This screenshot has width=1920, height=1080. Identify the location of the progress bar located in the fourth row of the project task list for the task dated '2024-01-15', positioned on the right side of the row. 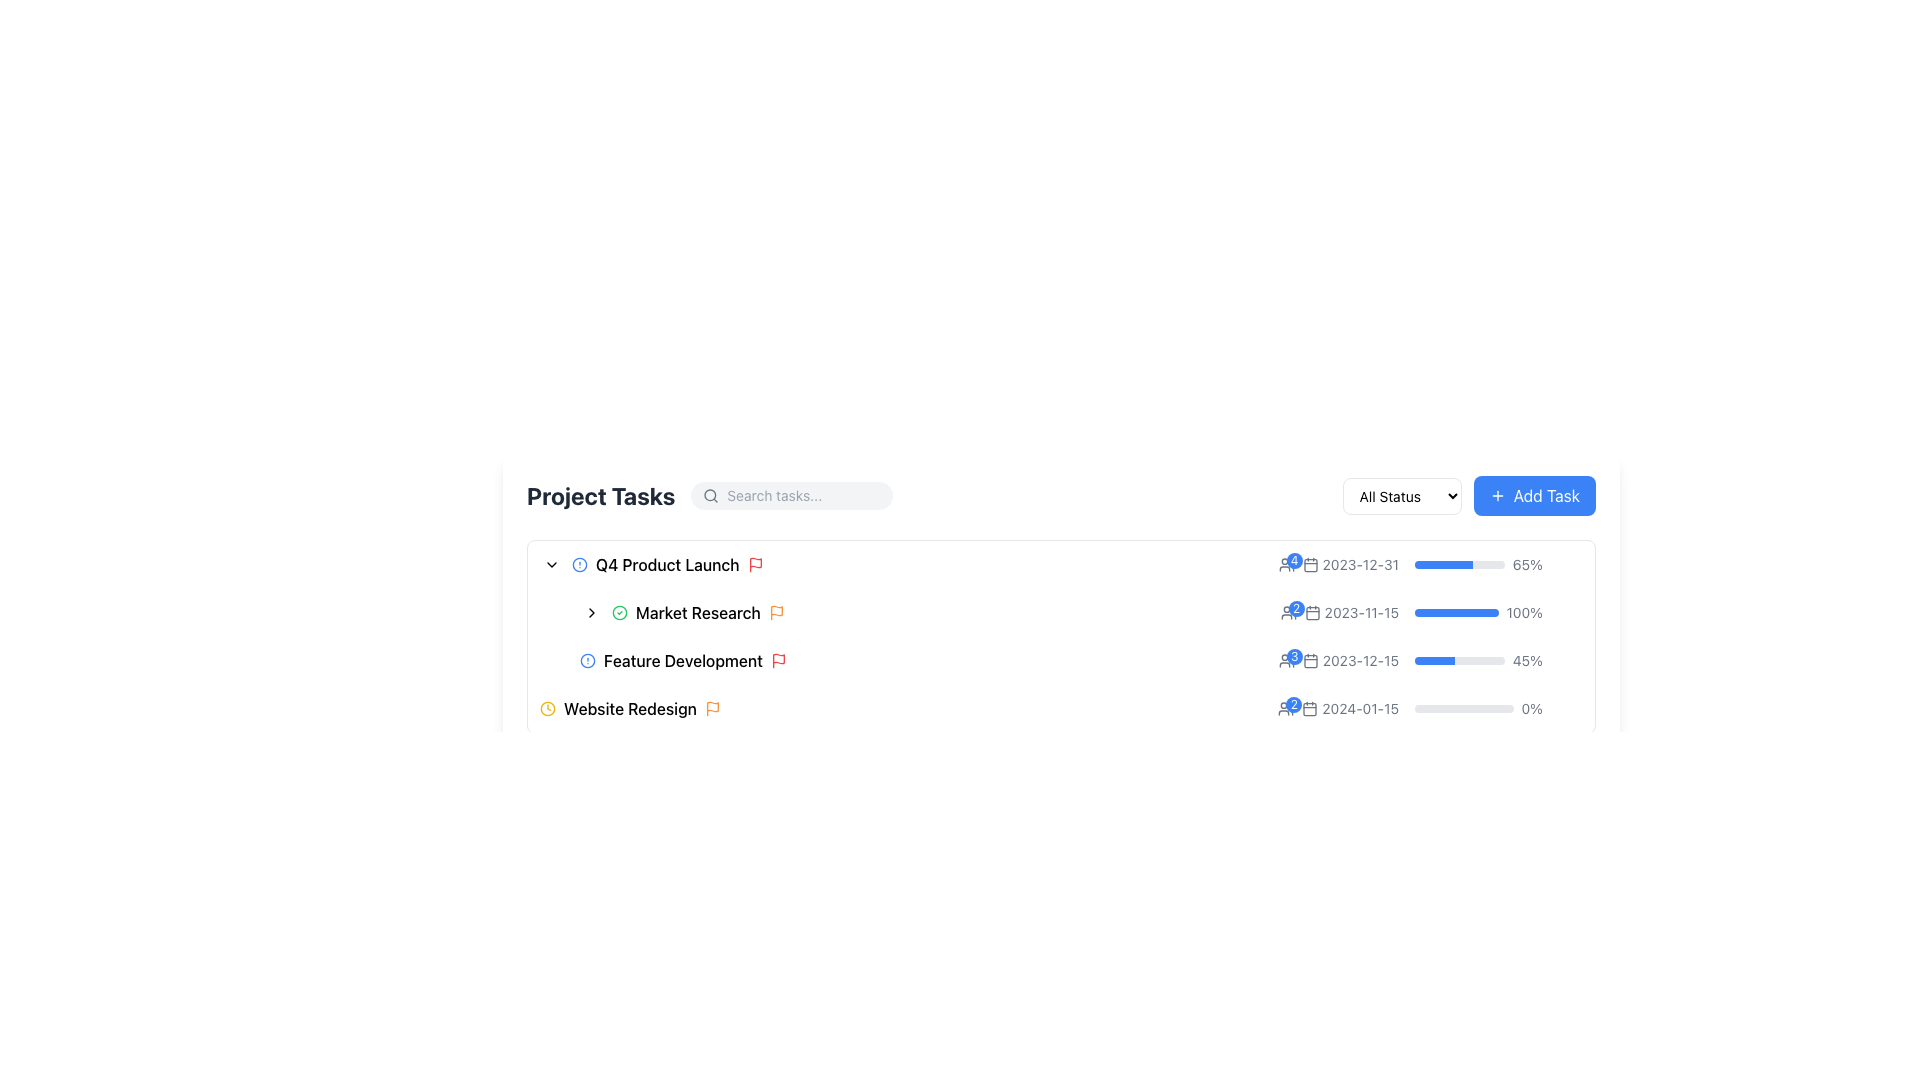
(1478, 708).